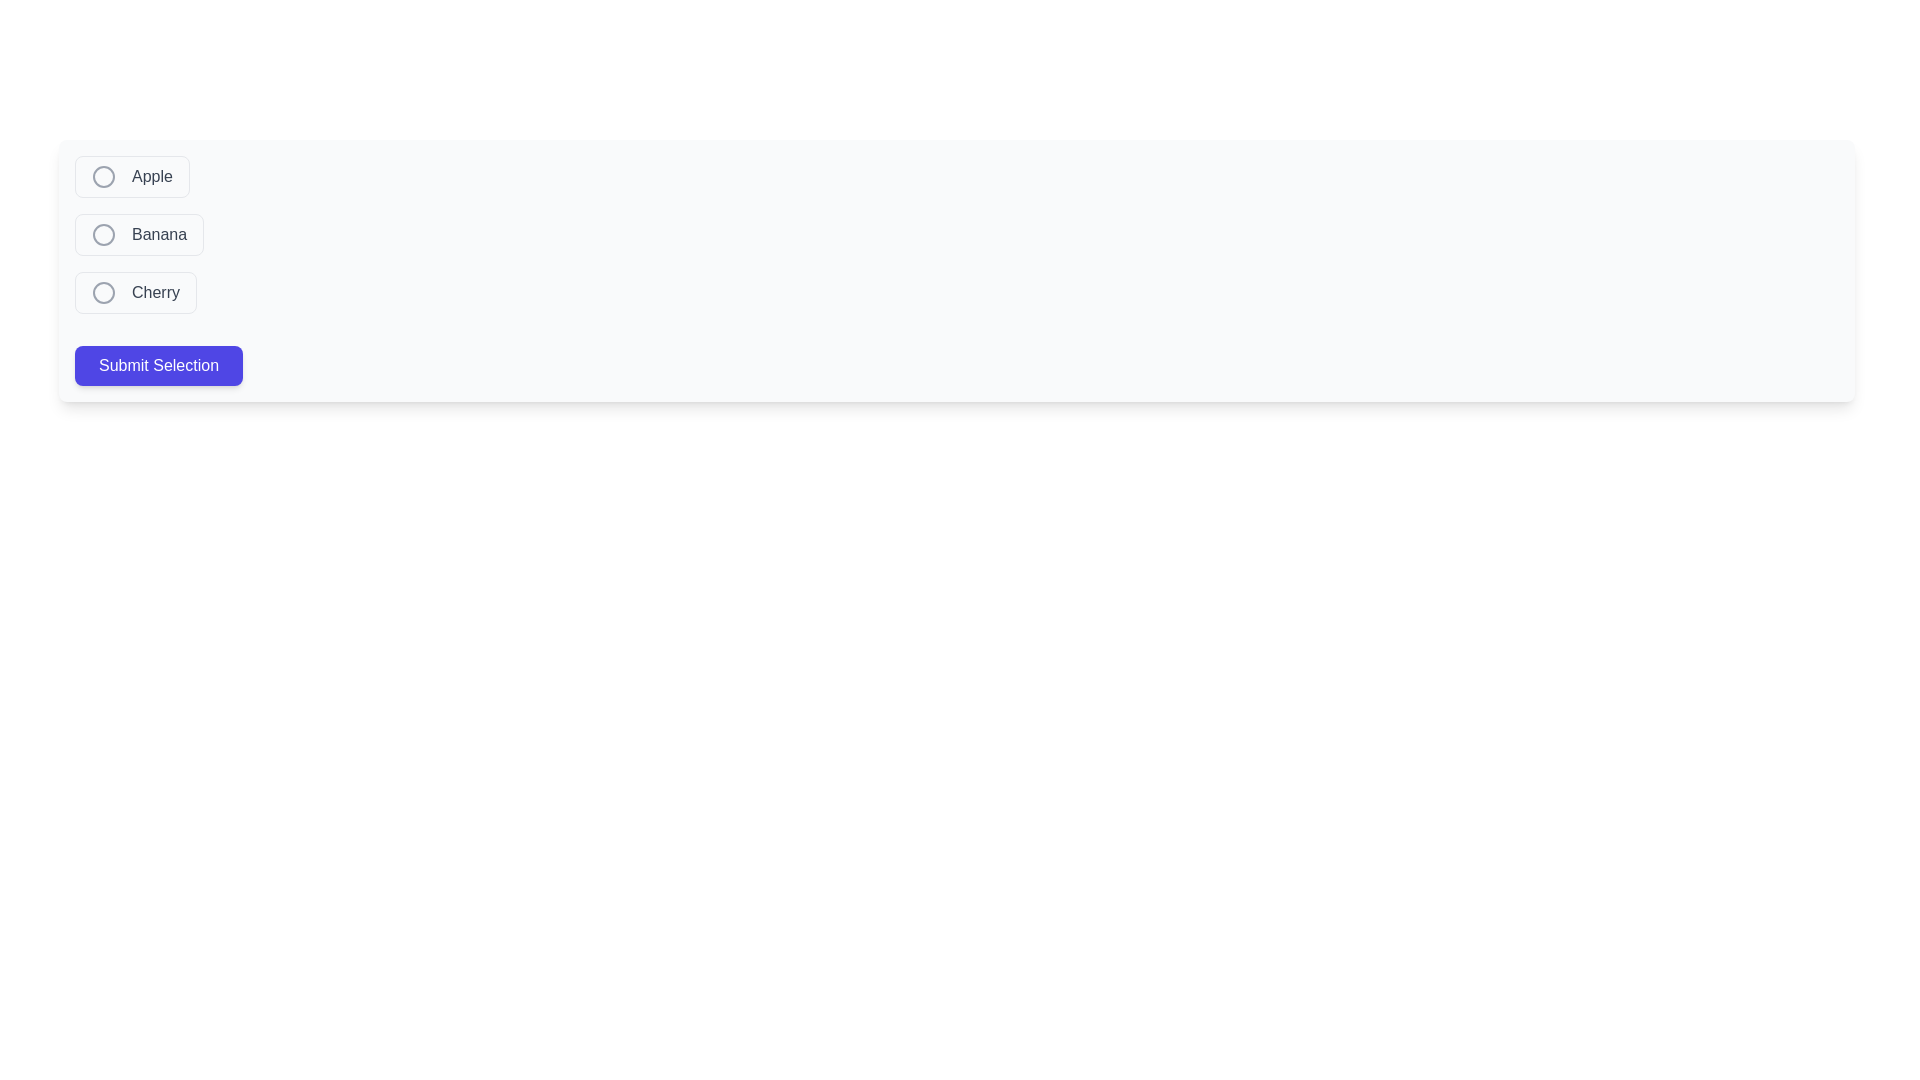  Describe the element at coordinates (138, 234) in the screenshot. I see `the 'Banana' radio button label` at that location.